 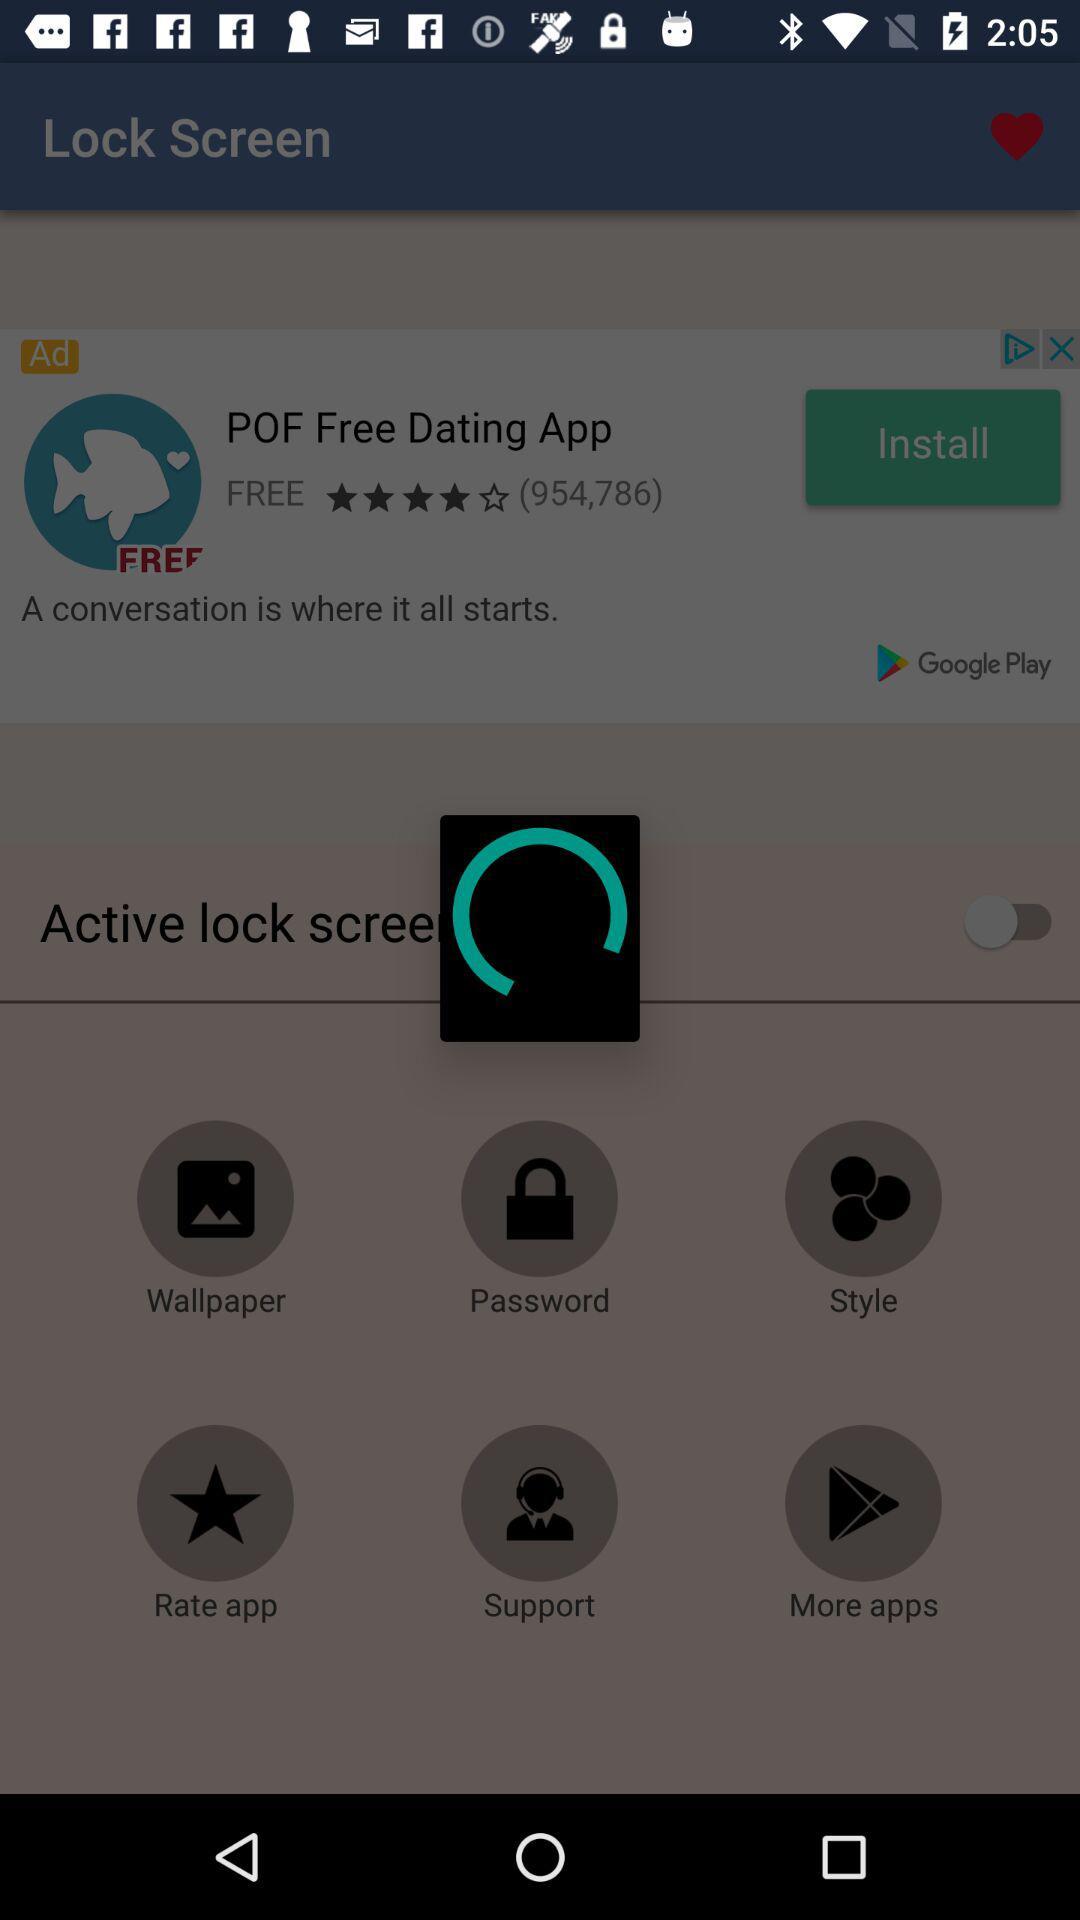 I want to click on rate app icon, so click(x=216, y=1503).